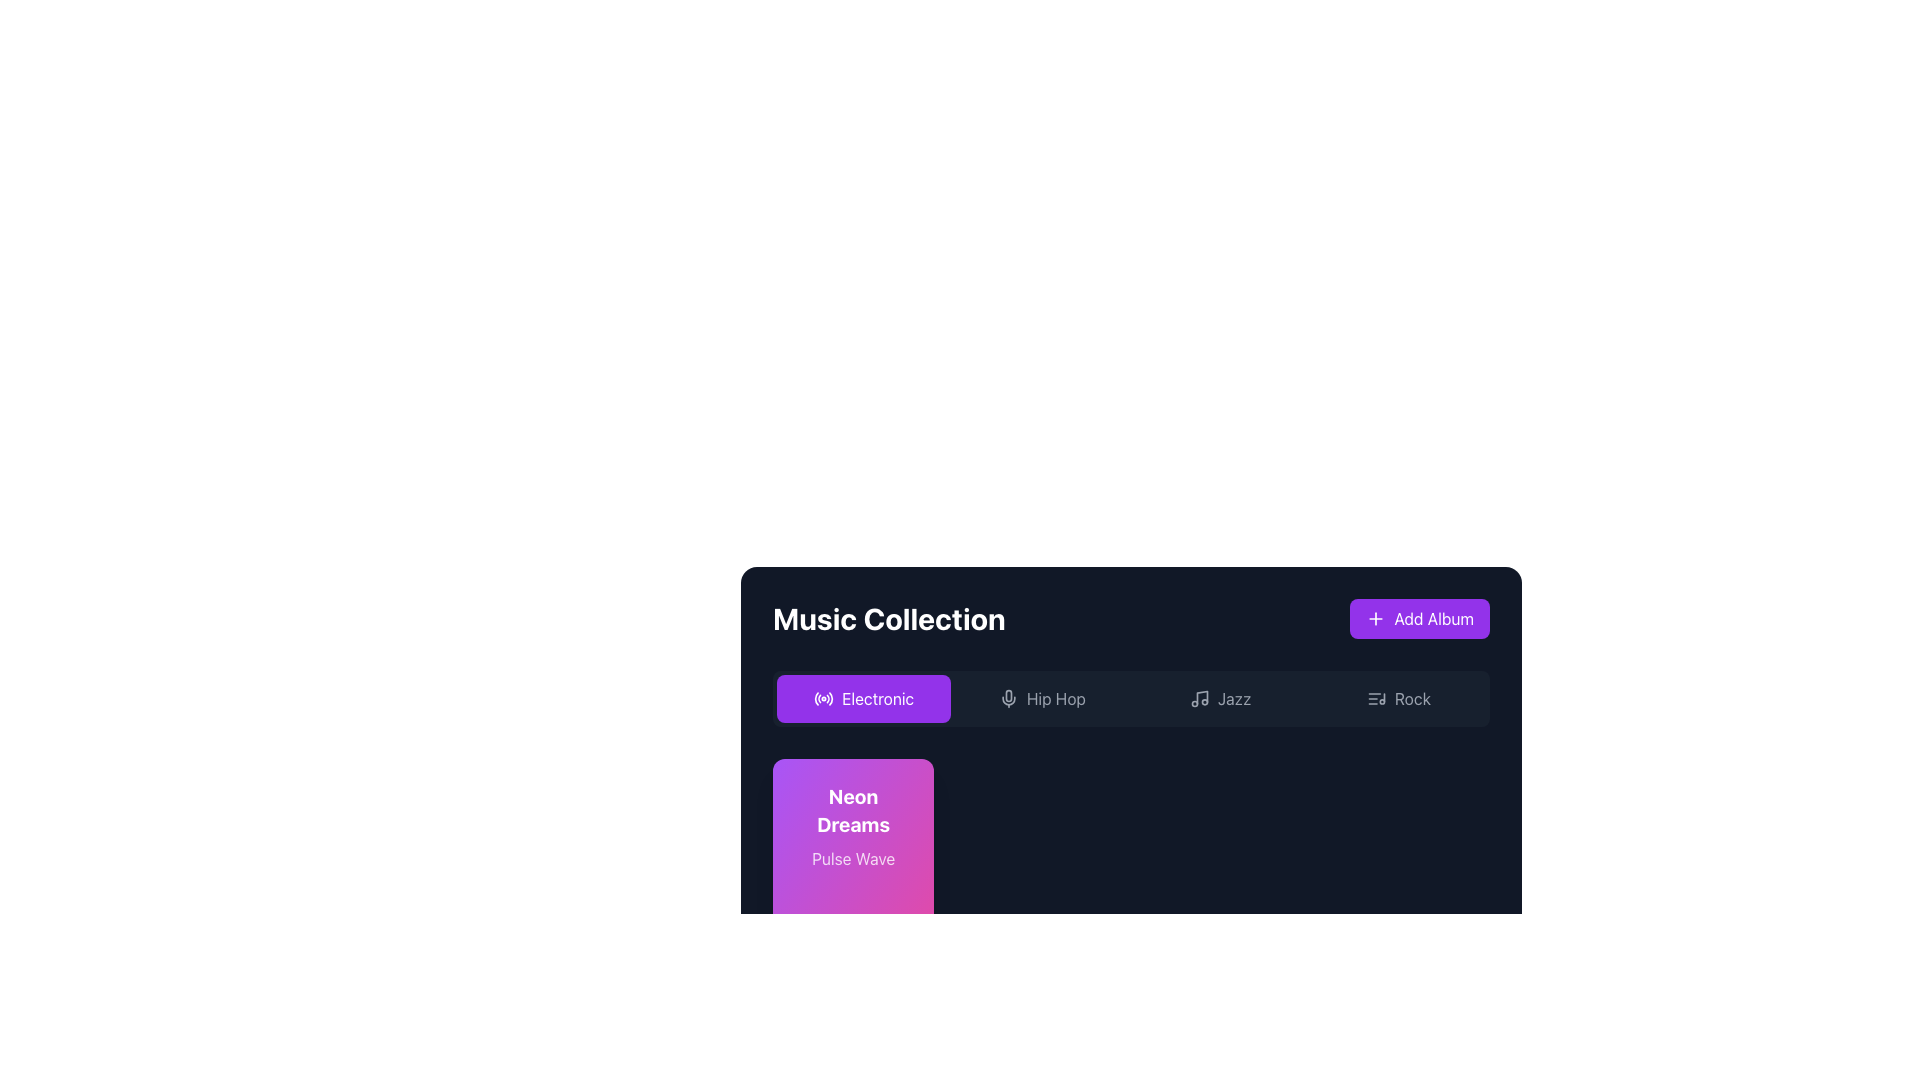  What do you see at coordinates (853, 826) in the screenshot?
I see `the text display element titled 'Neon Dreams' with the subtitle 'Pulse Wave', which is part of the 'Music Collection' section, located below the 'Electronic' category button` at bounding box center [853, 826].